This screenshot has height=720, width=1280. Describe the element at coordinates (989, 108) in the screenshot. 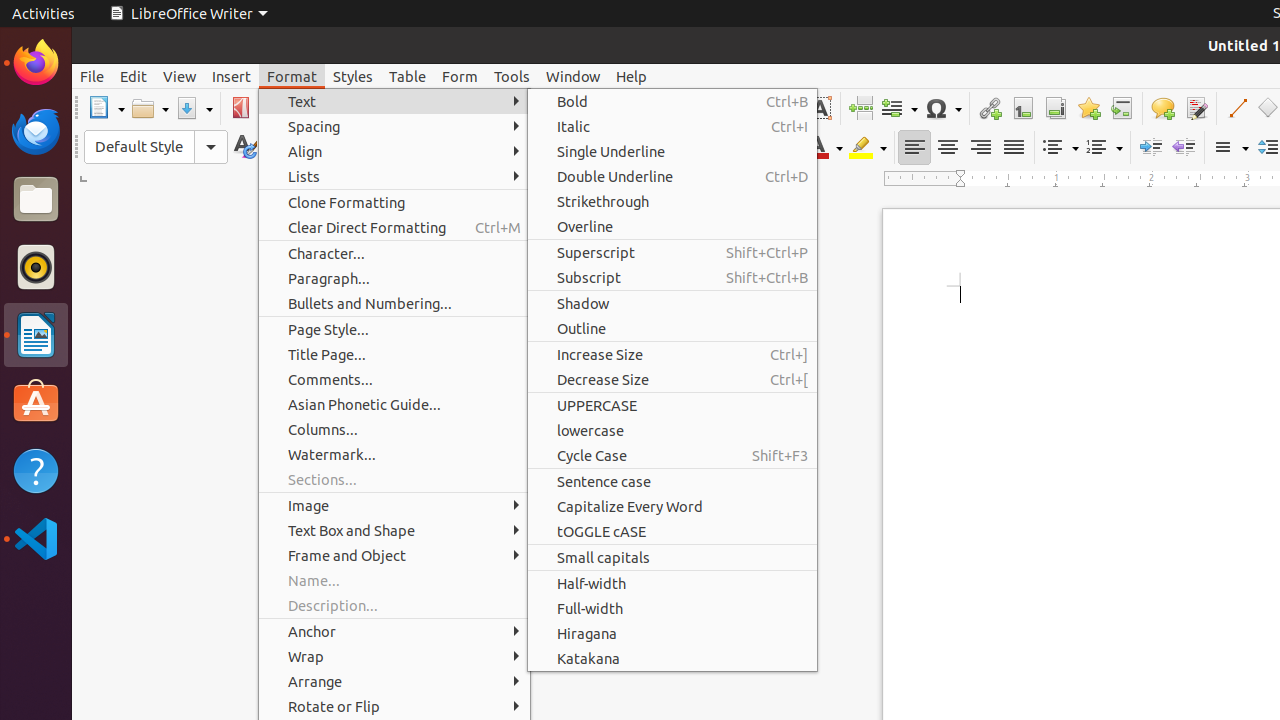

I see `'Hyperlink'` at that location.